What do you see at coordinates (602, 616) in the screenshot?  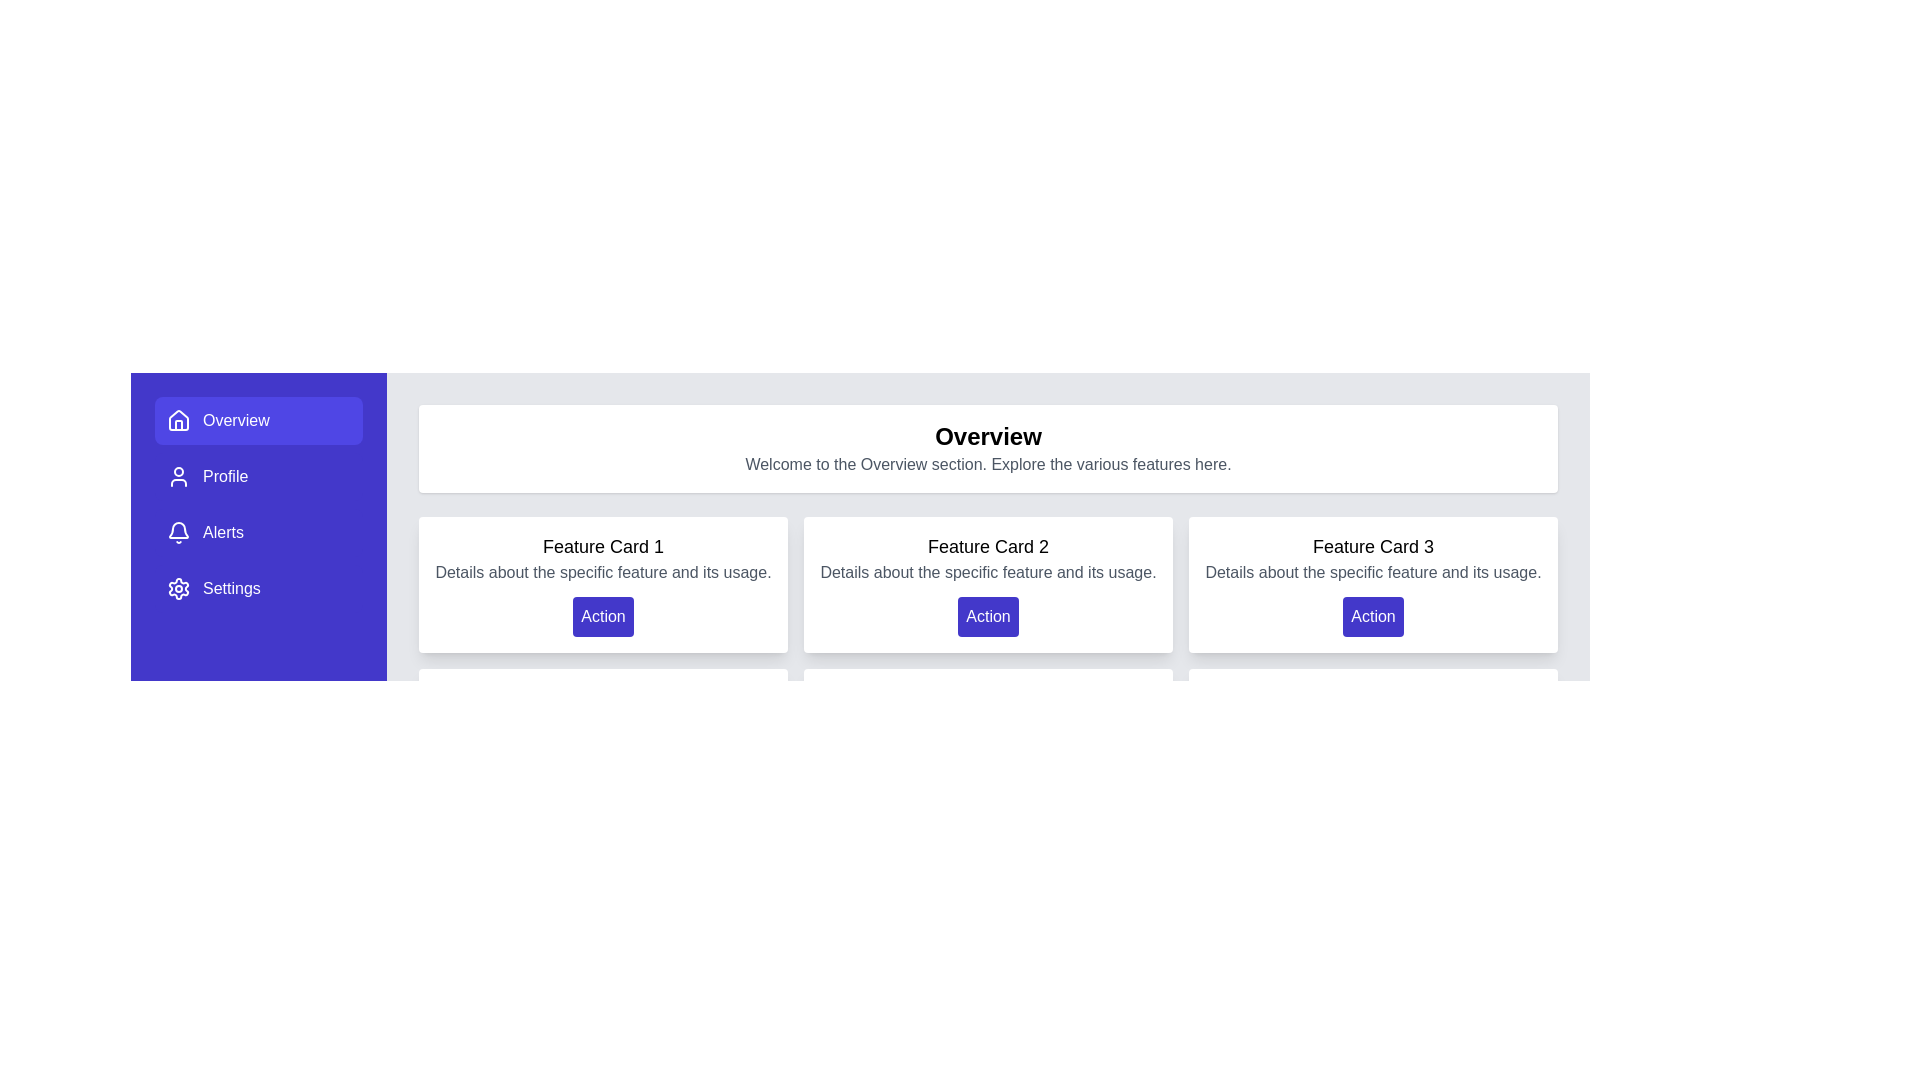 I see `the 'Action' button` at bounding box center [602, 616].